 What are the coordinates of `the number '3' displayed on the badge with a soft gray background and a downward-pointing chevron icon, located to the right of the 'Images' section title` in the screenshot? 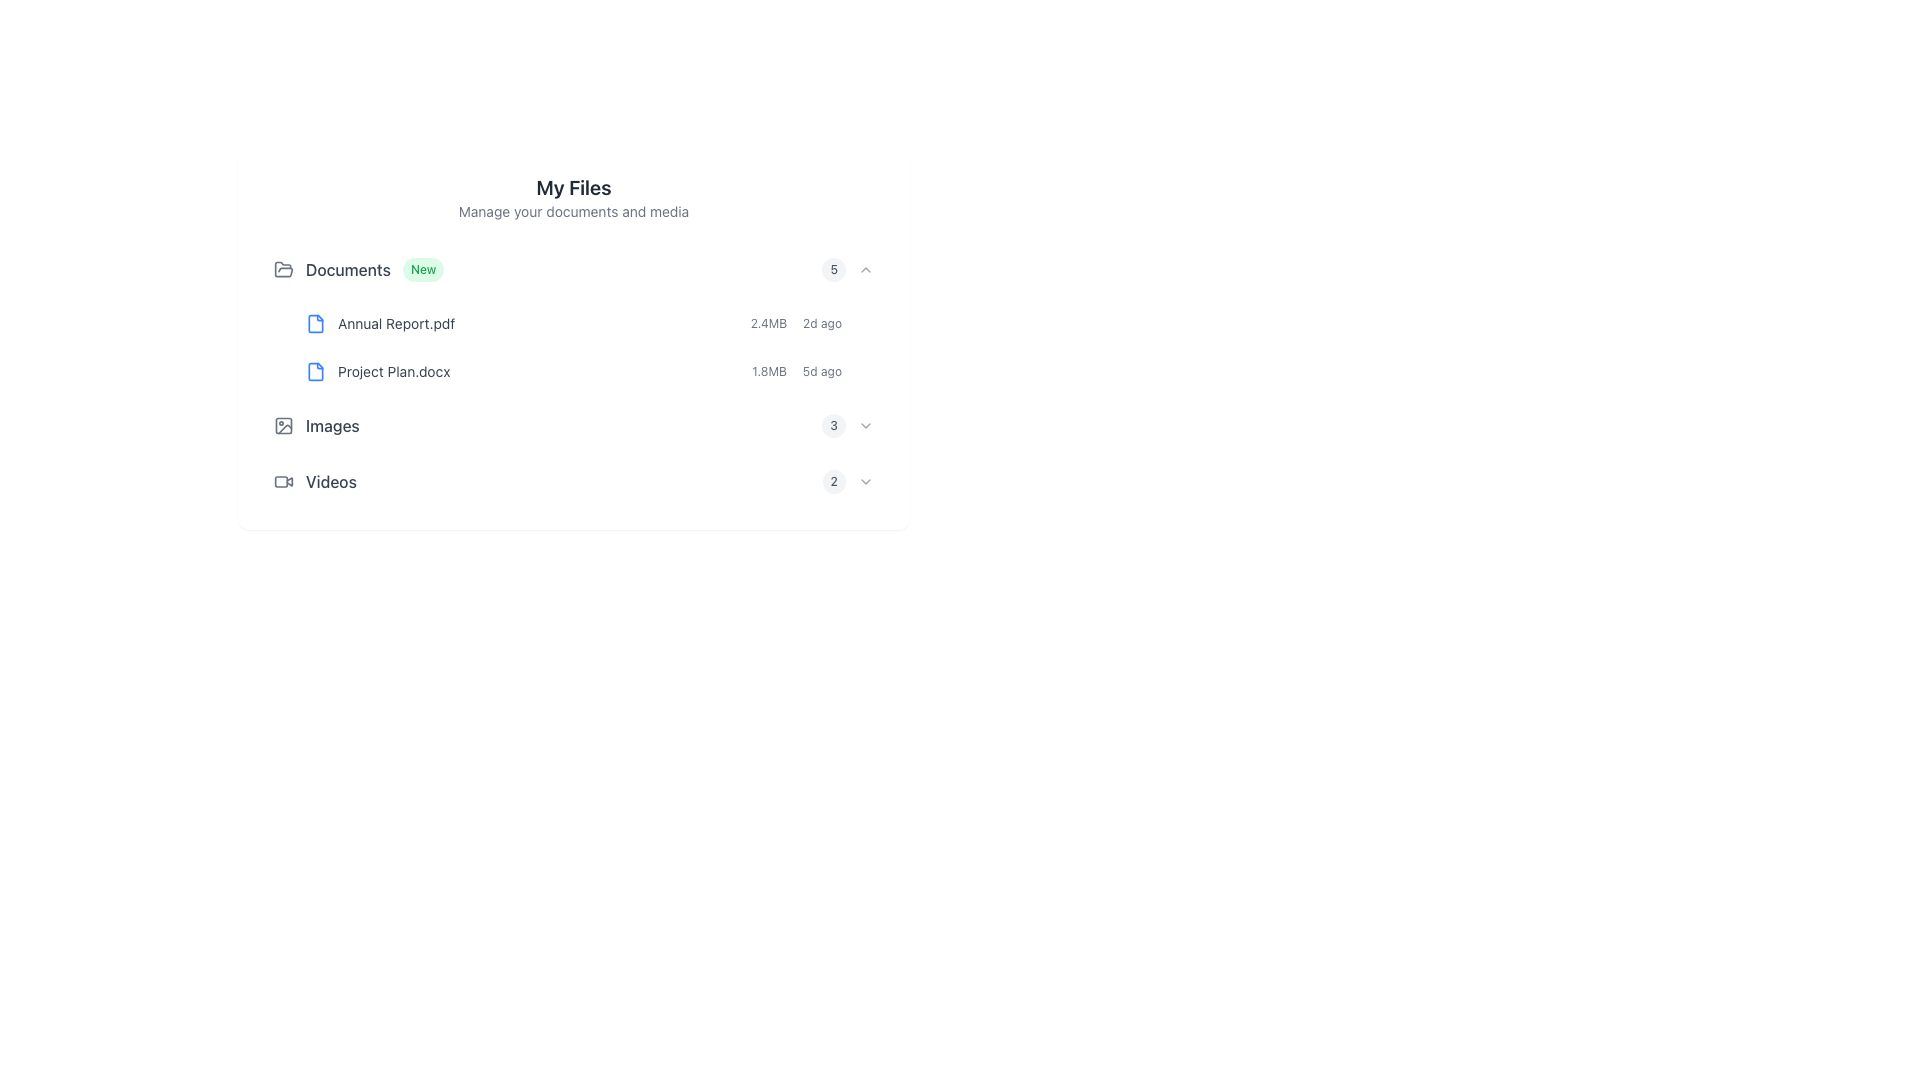 It's located at (848, 424).